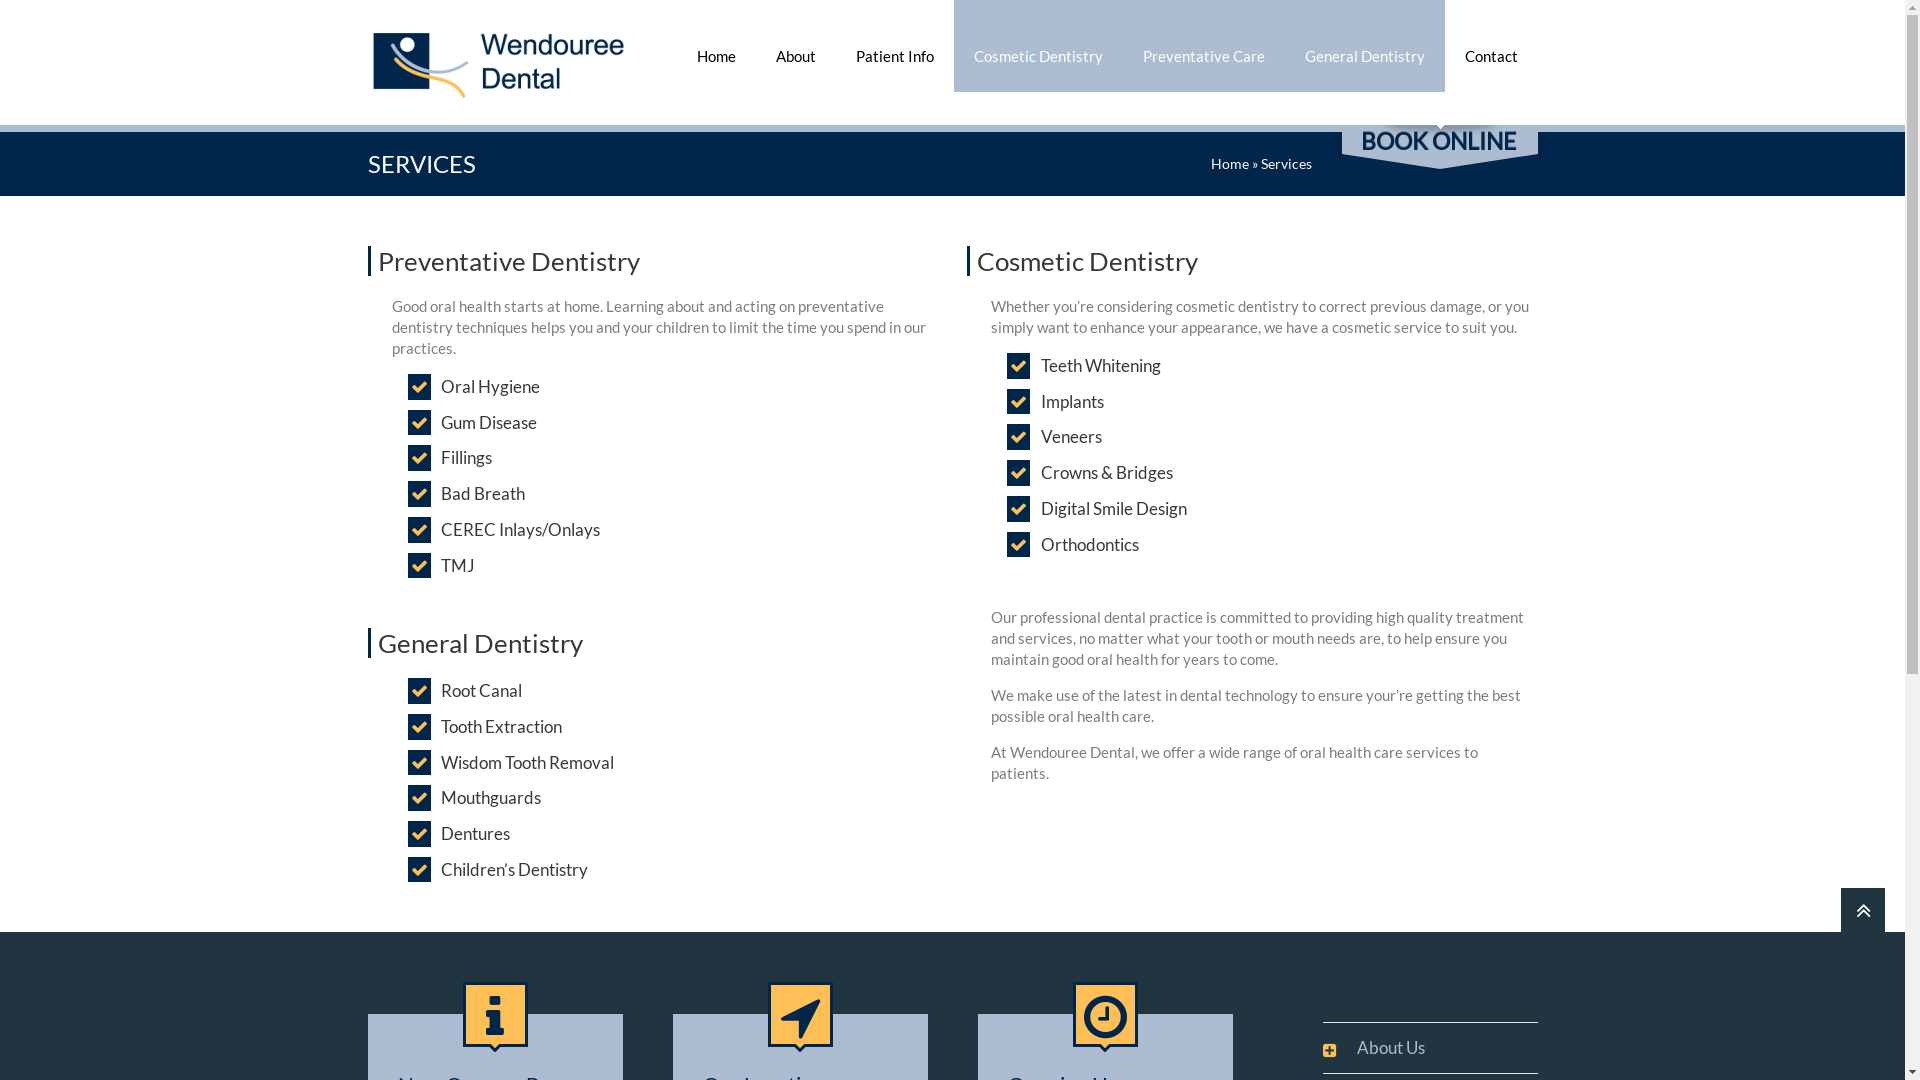 The image size is (1920, 1080). I want to click on 'Preventative Care', so click(1202, 45).